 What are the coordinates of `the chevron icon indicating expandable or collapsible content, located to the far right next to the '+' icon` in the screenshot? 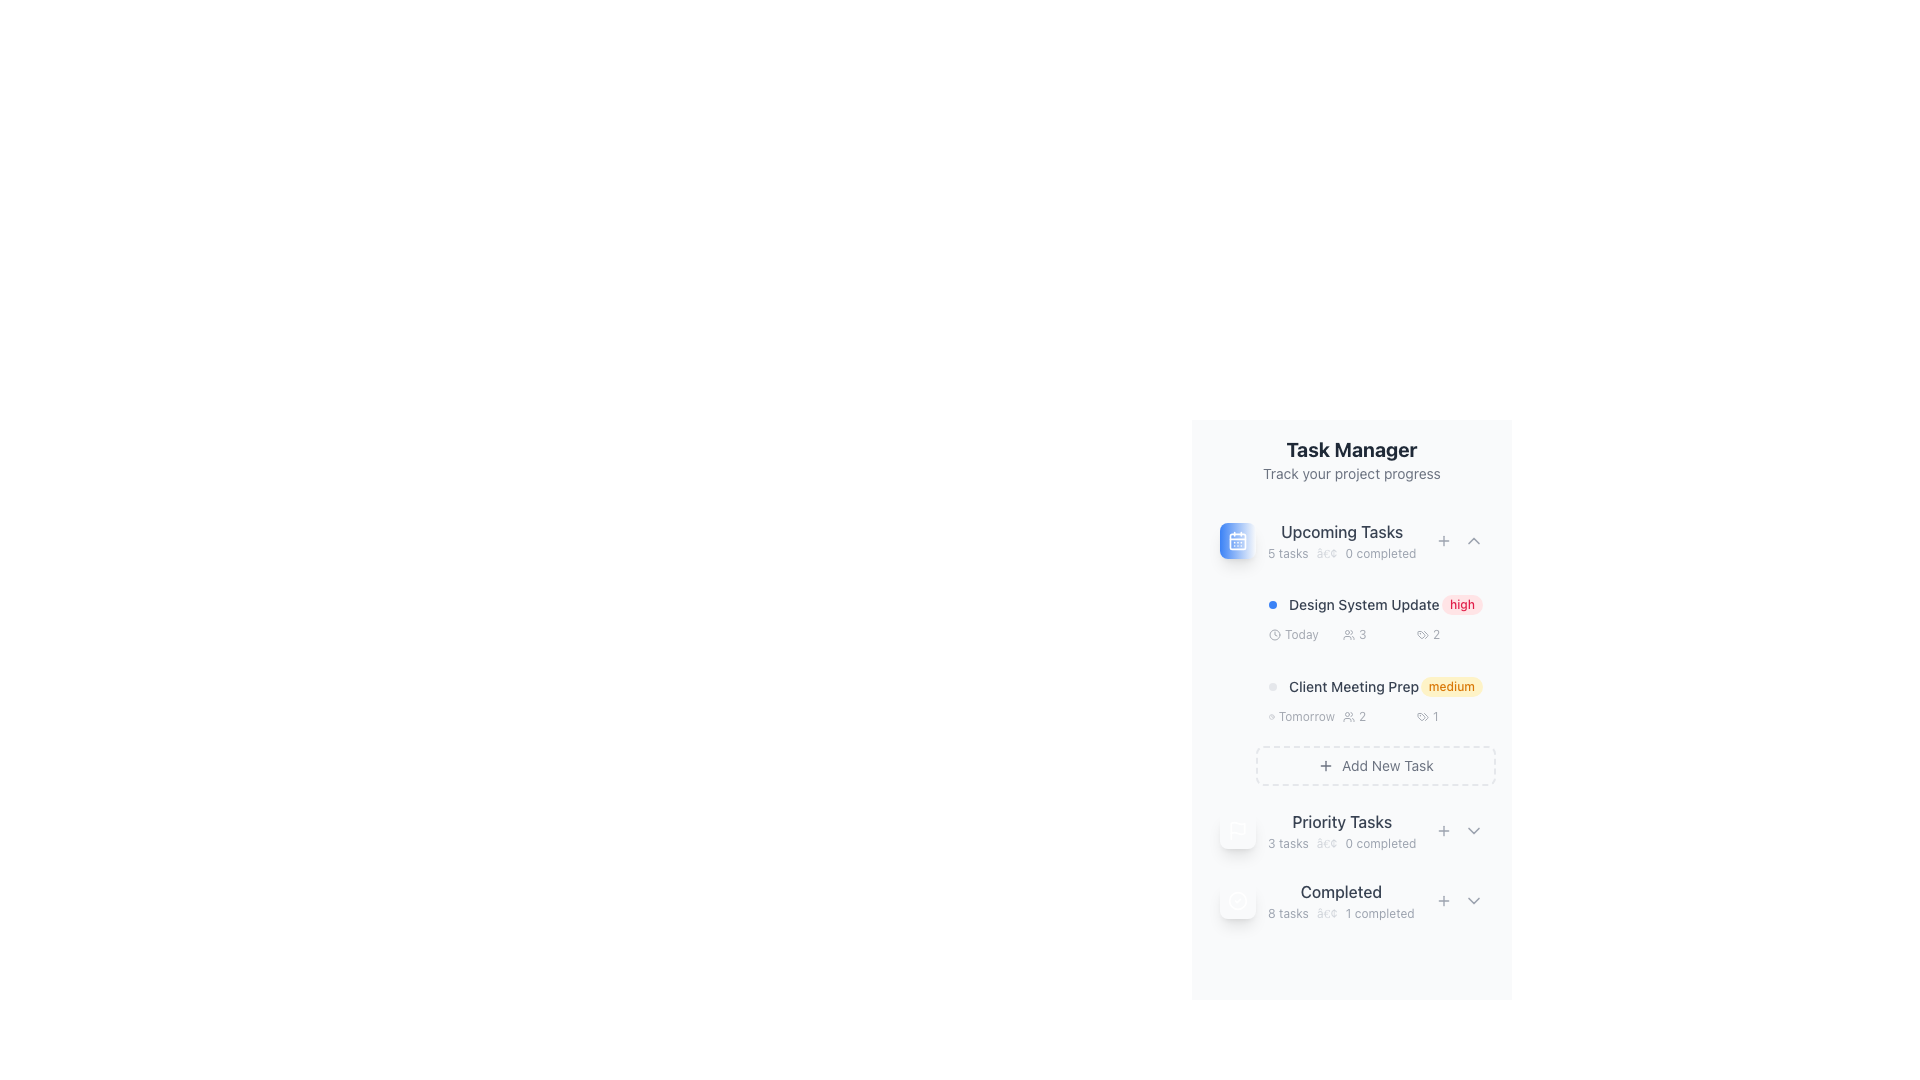 It's located at (1473, 540).